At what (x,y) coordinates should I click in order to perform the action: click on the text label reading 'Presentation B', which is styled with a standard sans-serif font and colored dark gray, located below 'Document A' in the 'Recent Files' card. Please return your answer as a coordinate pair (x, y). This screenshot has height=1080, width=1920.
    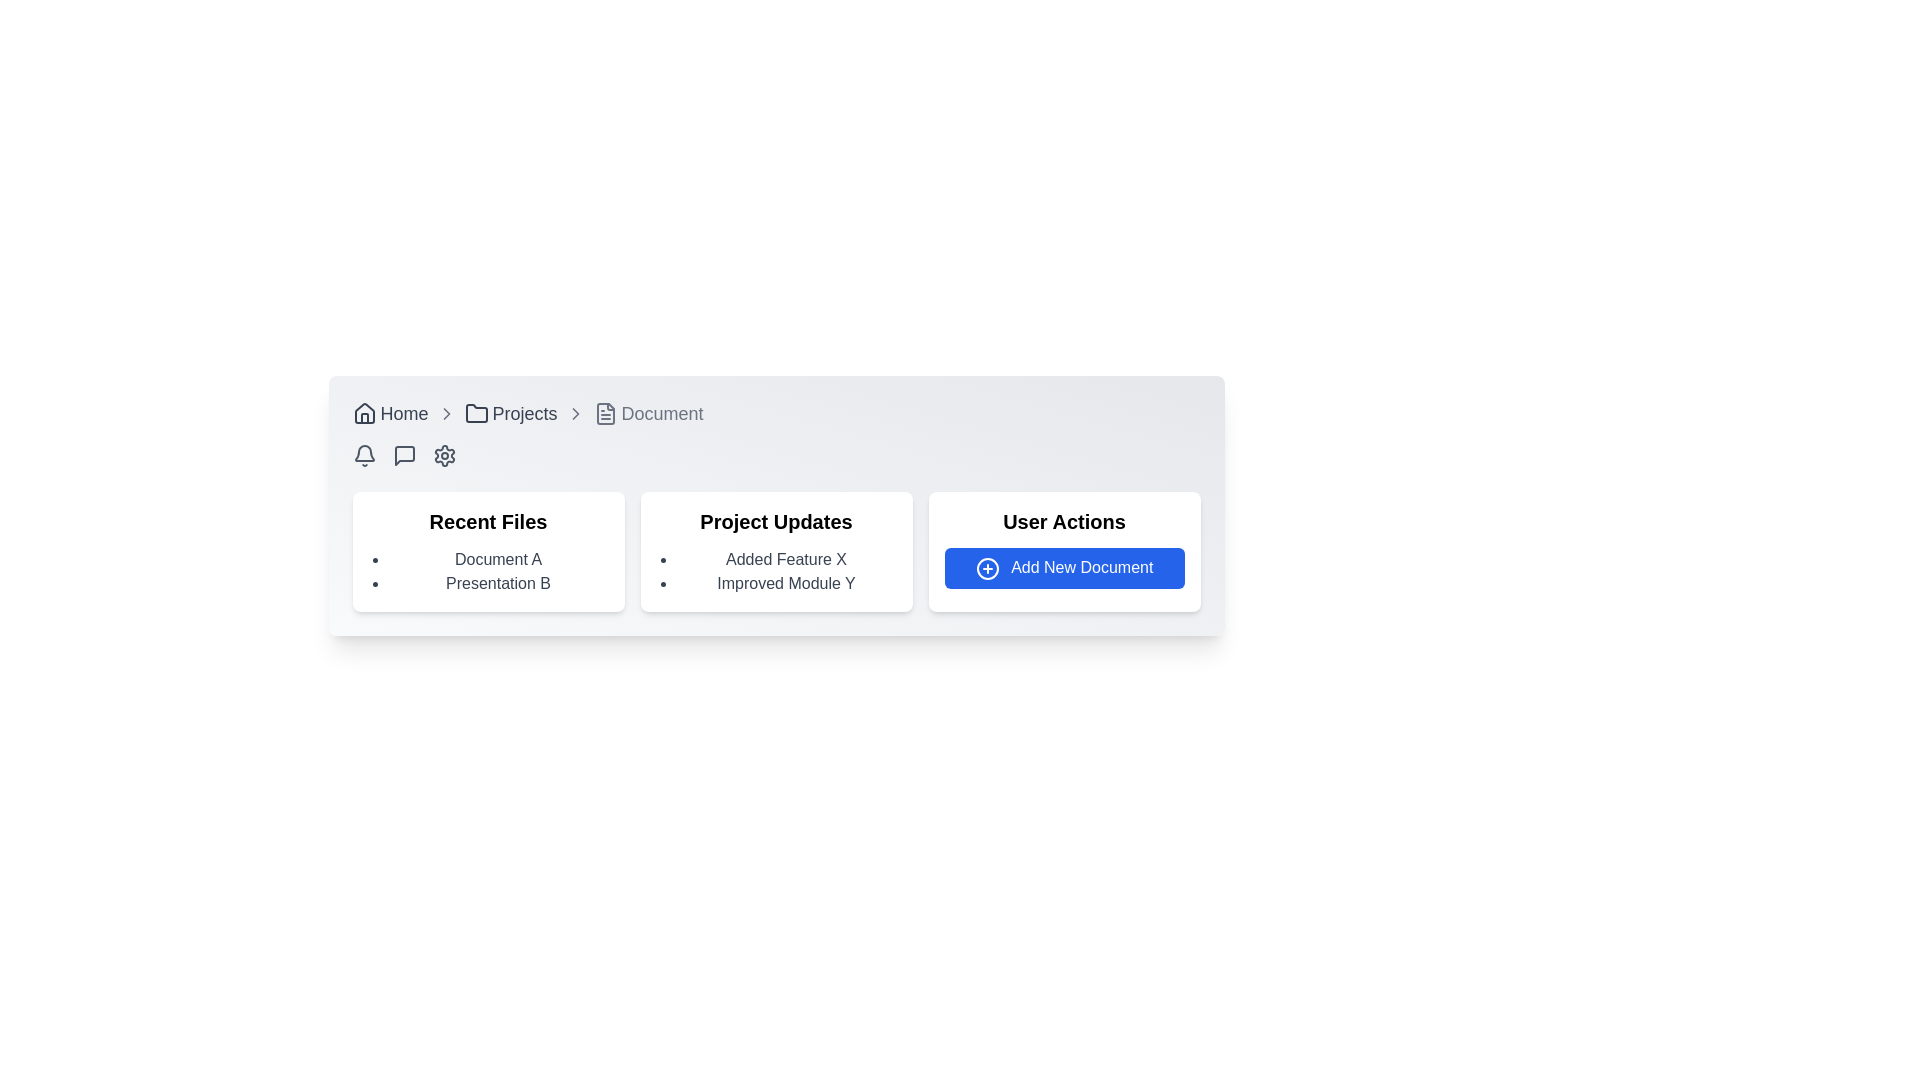
    Looking at the image, I should click on (498, 583).